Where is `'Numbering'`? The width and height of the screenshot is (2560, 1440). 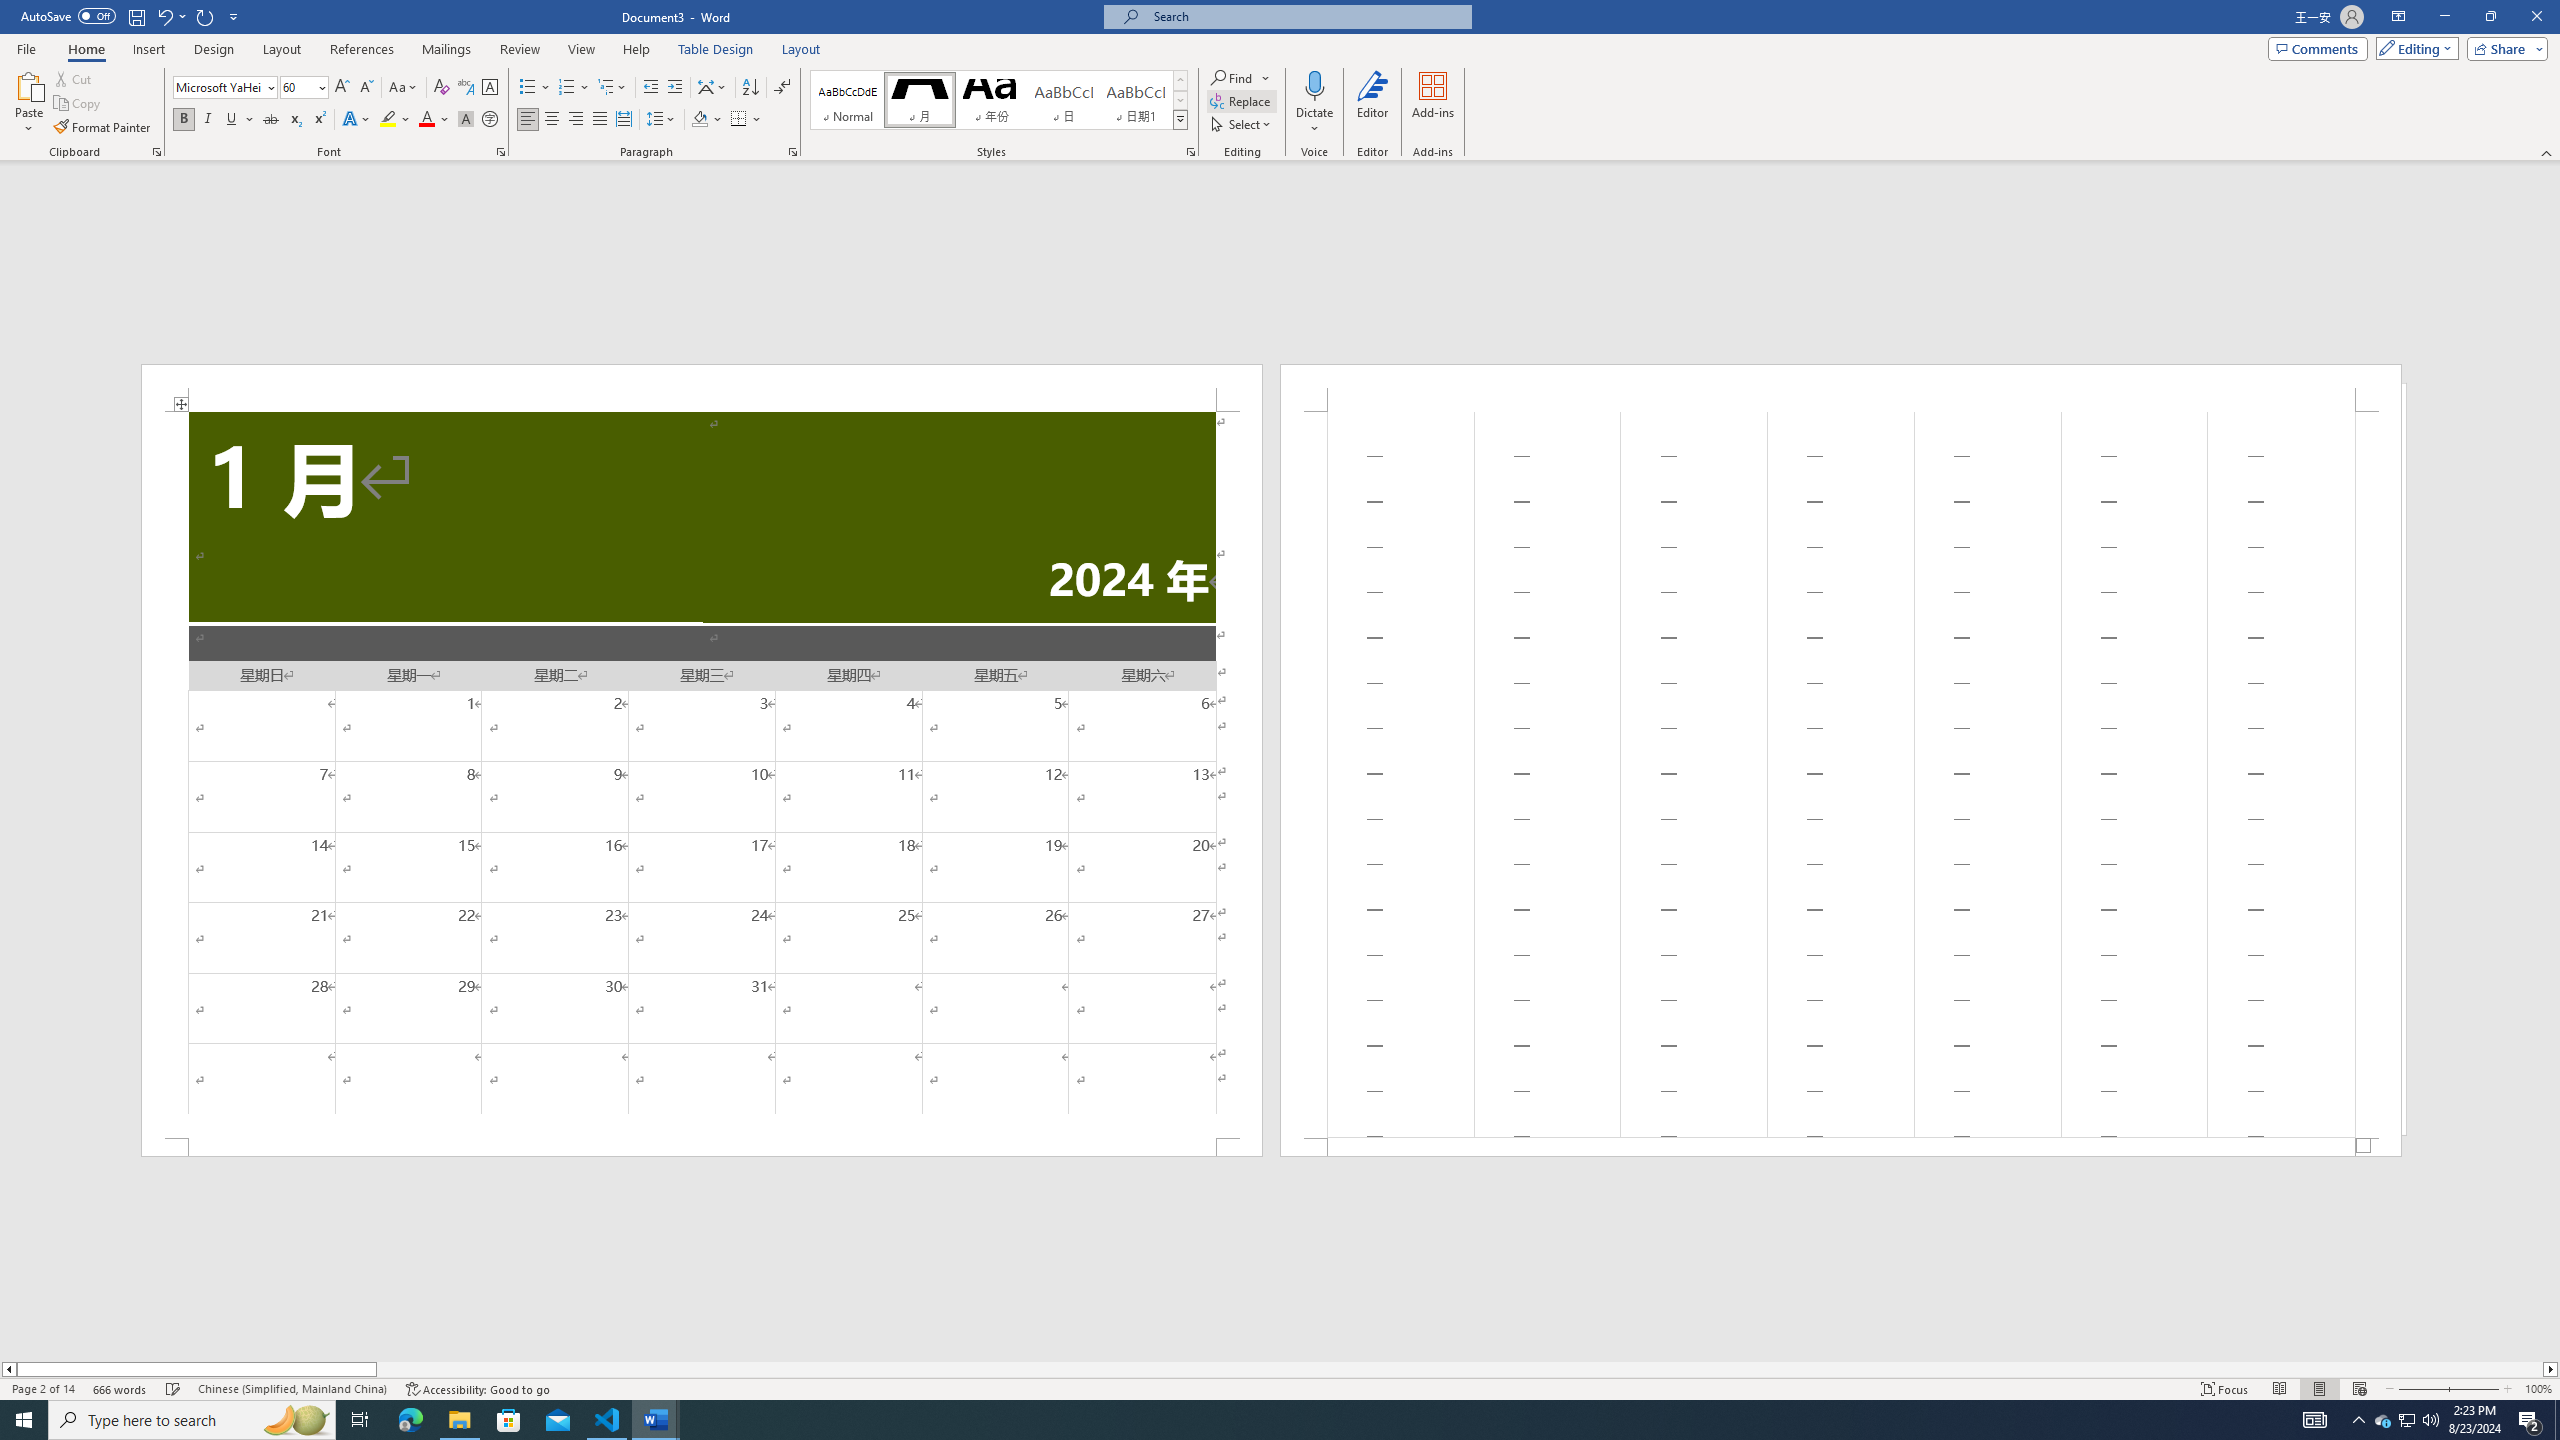 'Numbering' is located at coordinates (574, 87).